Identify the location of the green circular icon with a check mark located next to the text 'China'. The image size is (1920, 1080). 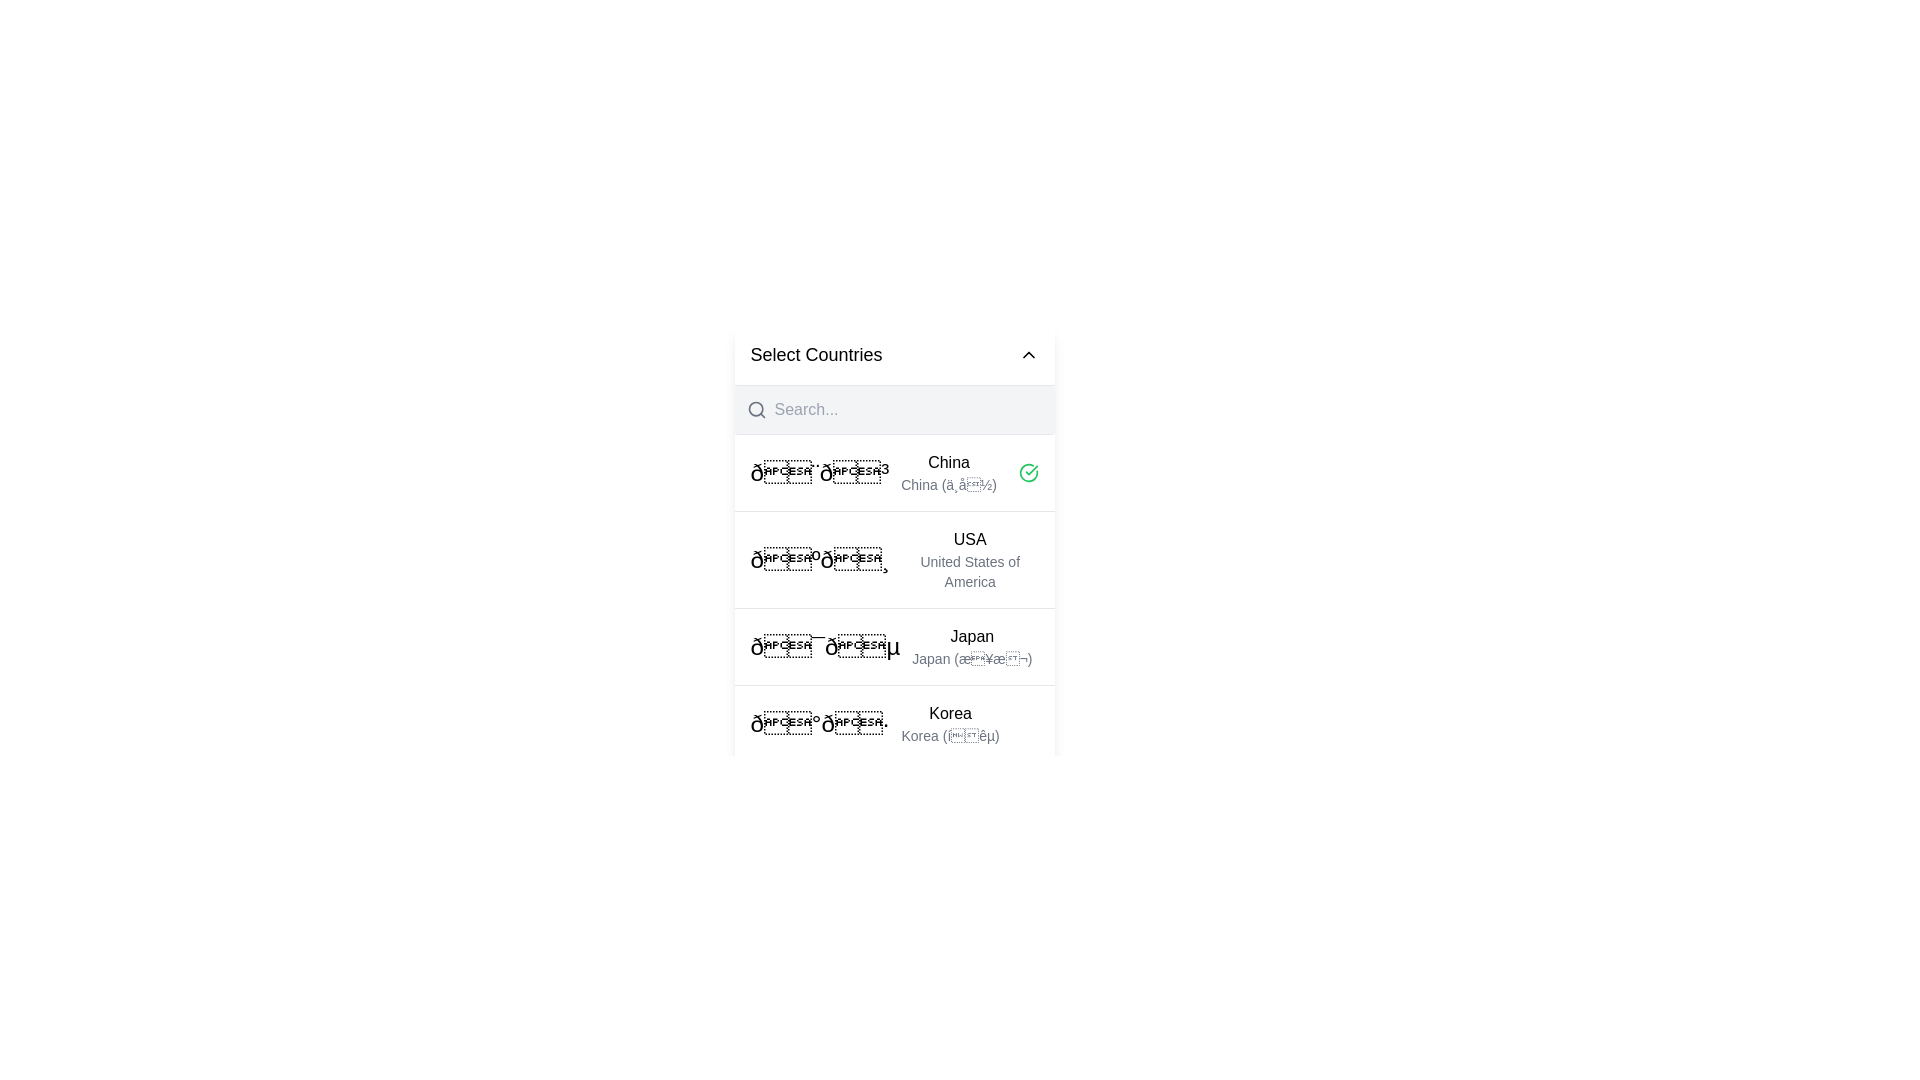
(1028, 473).